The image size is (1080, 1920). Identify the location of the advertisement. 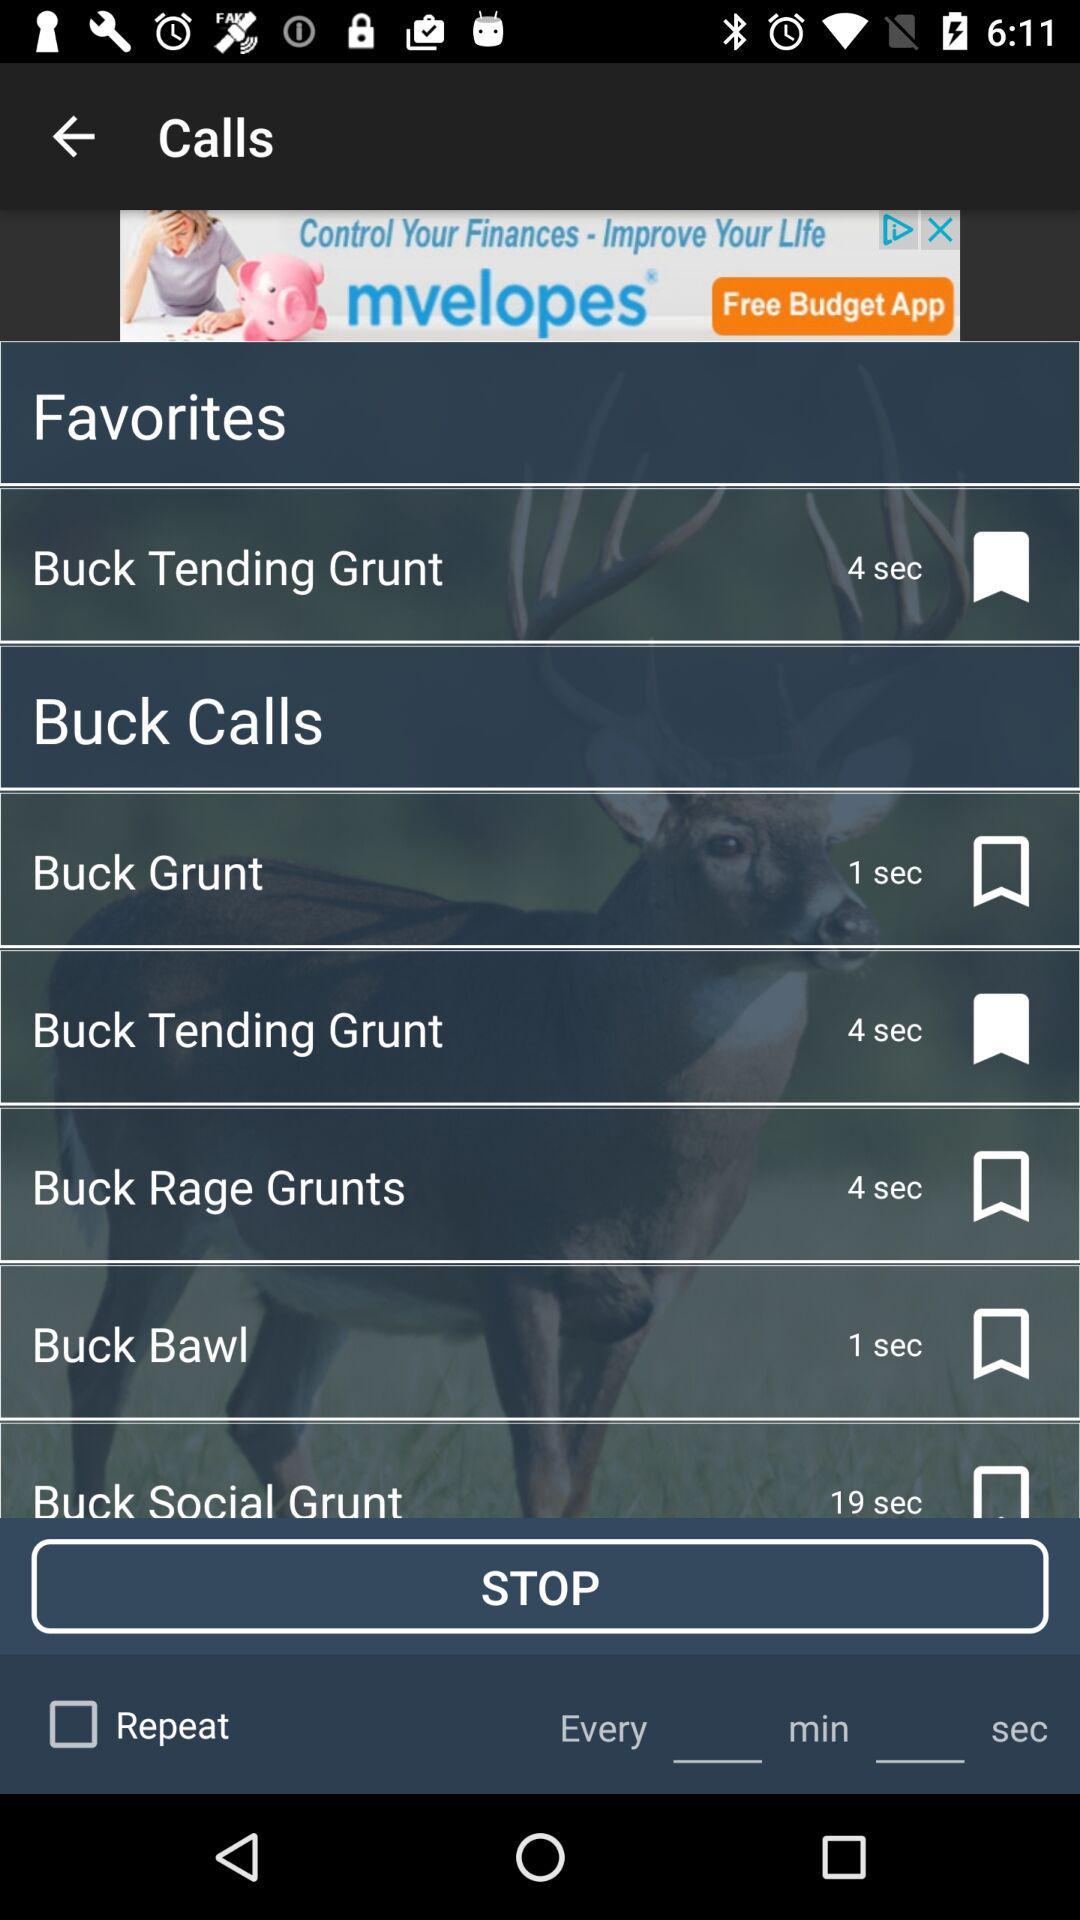
(540, 274).